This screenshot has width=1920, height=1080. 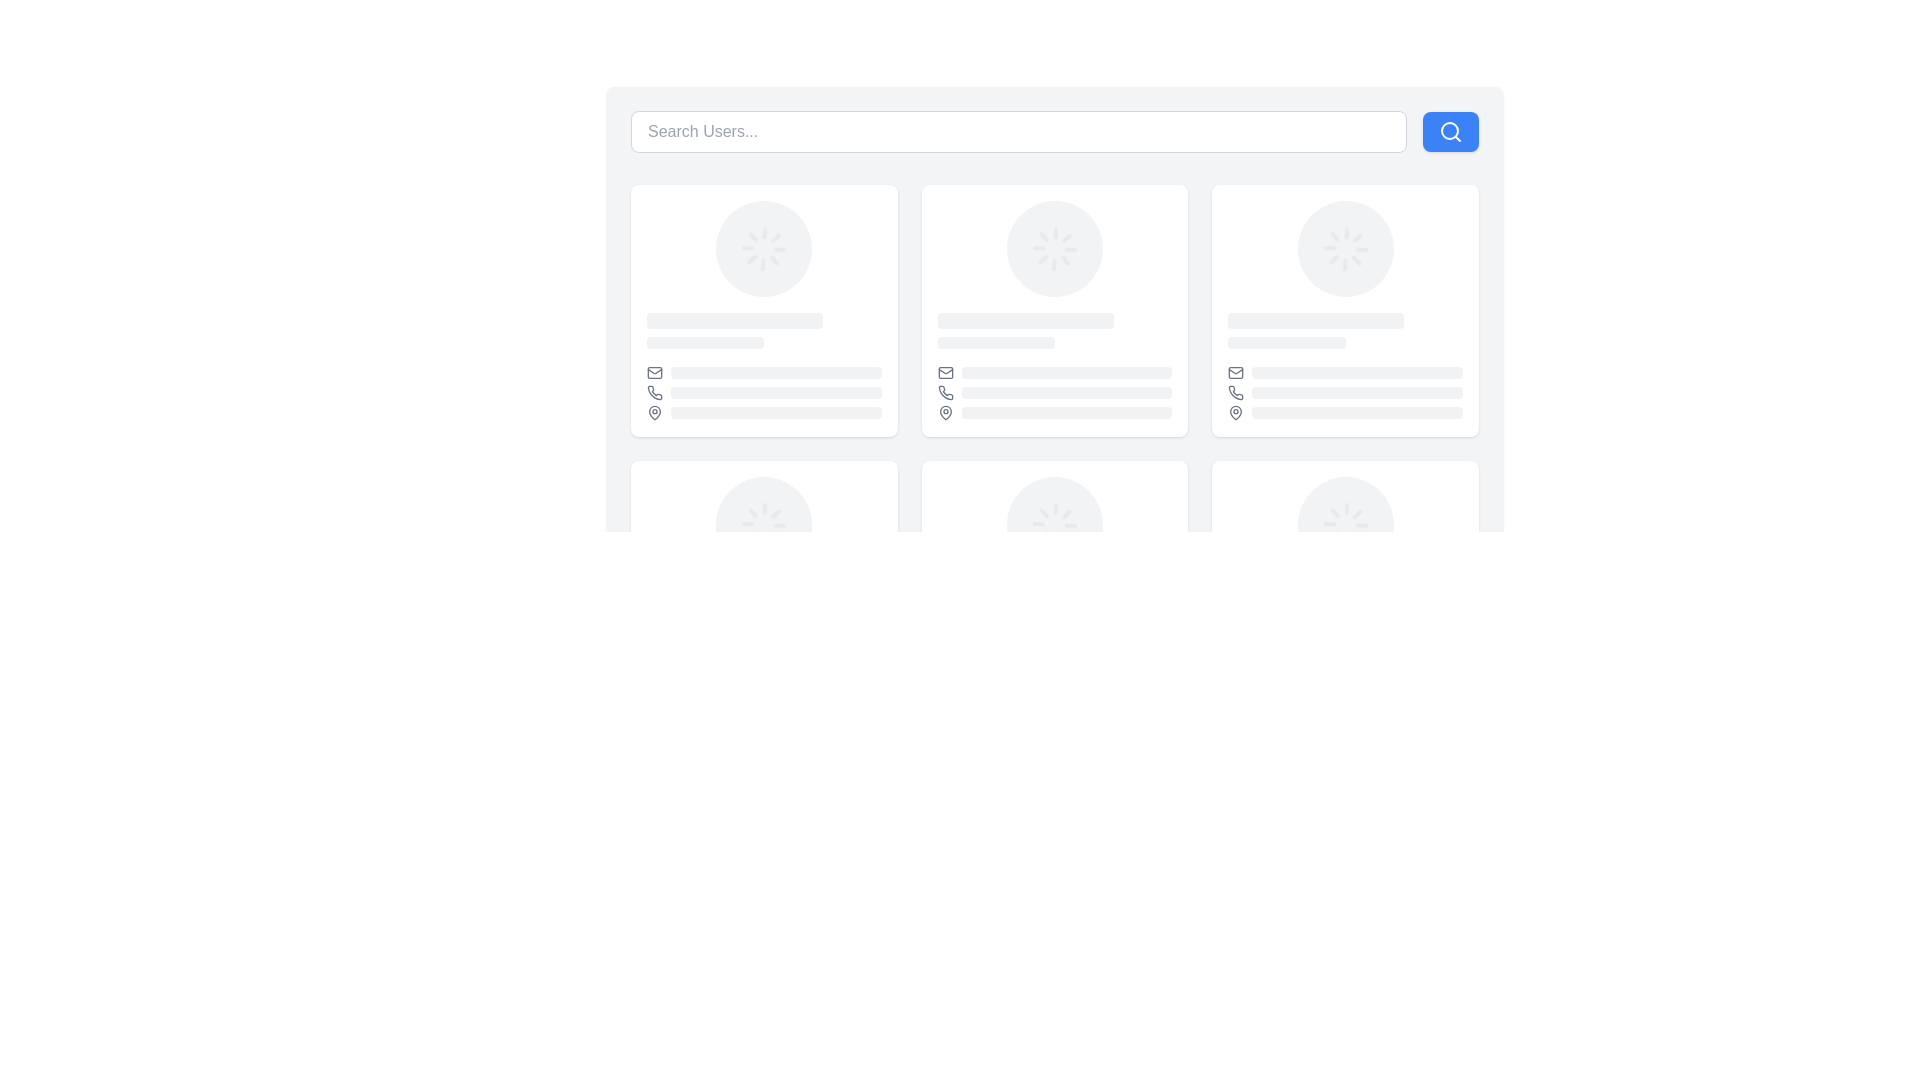 What do you see at coordinates (763, 311) in the screenshot?
I see `the profile card located in the first column and first row of the grid layout, which displays user information such as an avatar and name` at bounding box center [763, 311].